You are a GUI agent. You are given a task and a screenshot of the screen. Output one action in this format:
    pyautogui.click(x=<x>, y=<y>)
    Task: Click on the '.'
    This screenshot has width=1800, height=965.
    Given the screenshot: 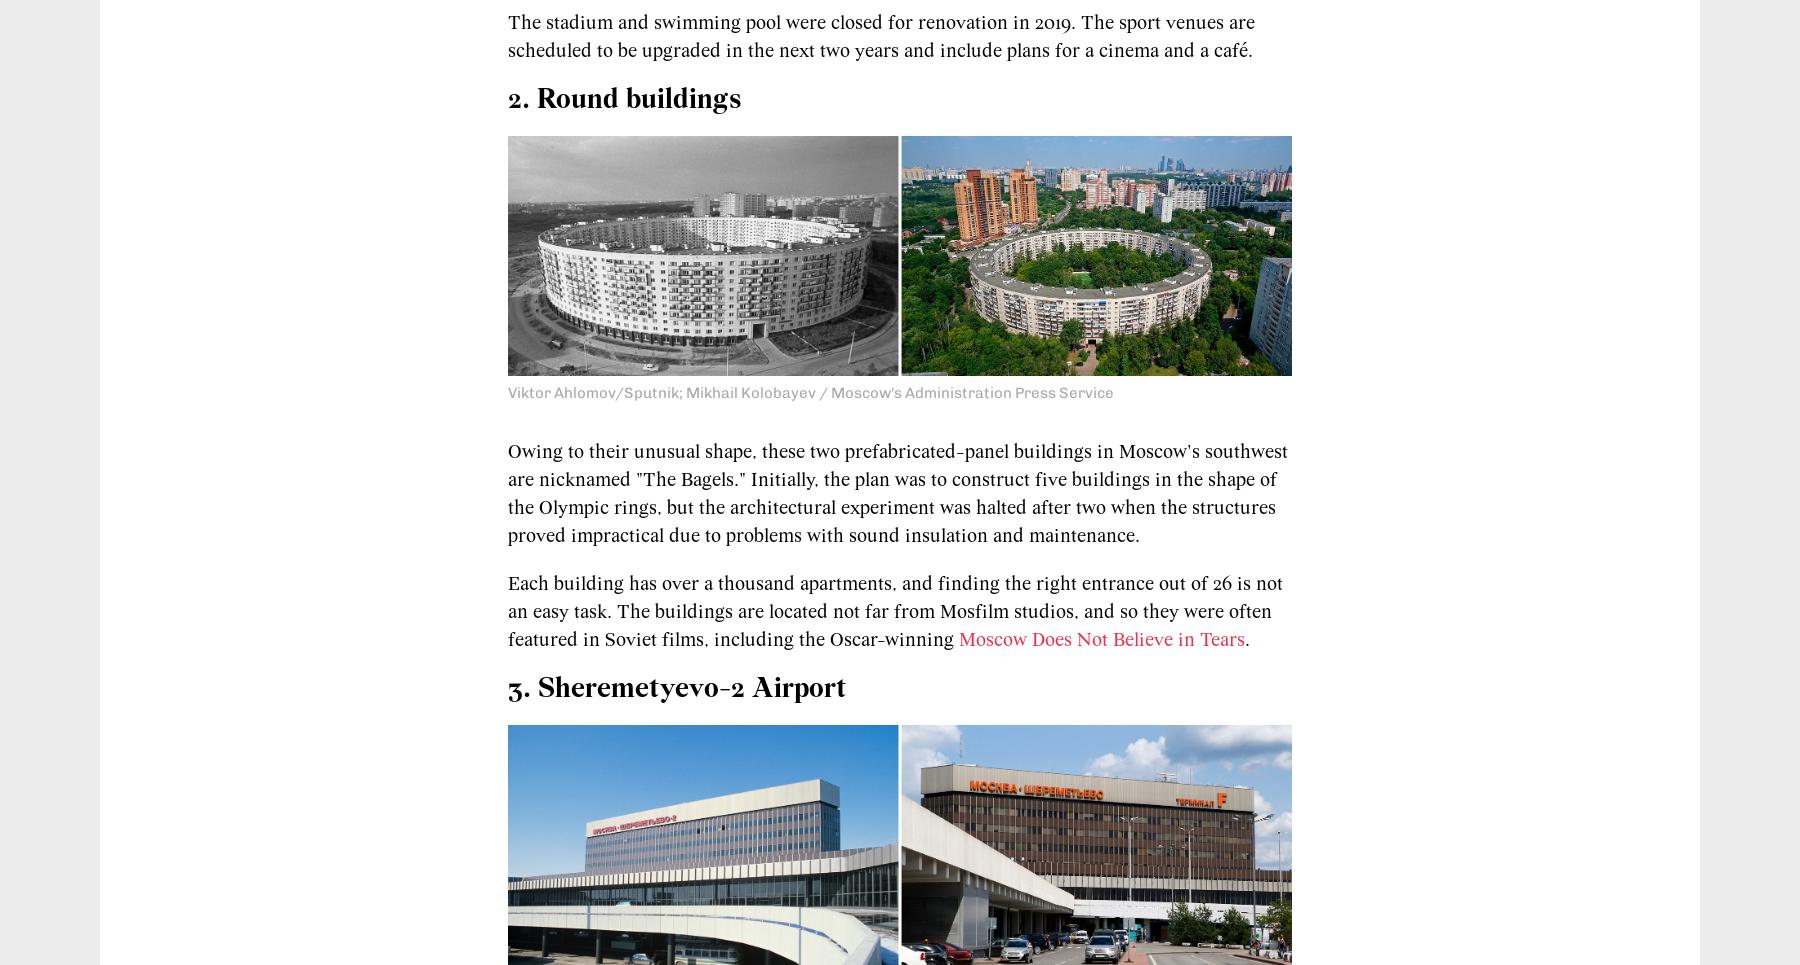 What is the action you would take?
    pyautogui.click(x=1247, y=640)
    